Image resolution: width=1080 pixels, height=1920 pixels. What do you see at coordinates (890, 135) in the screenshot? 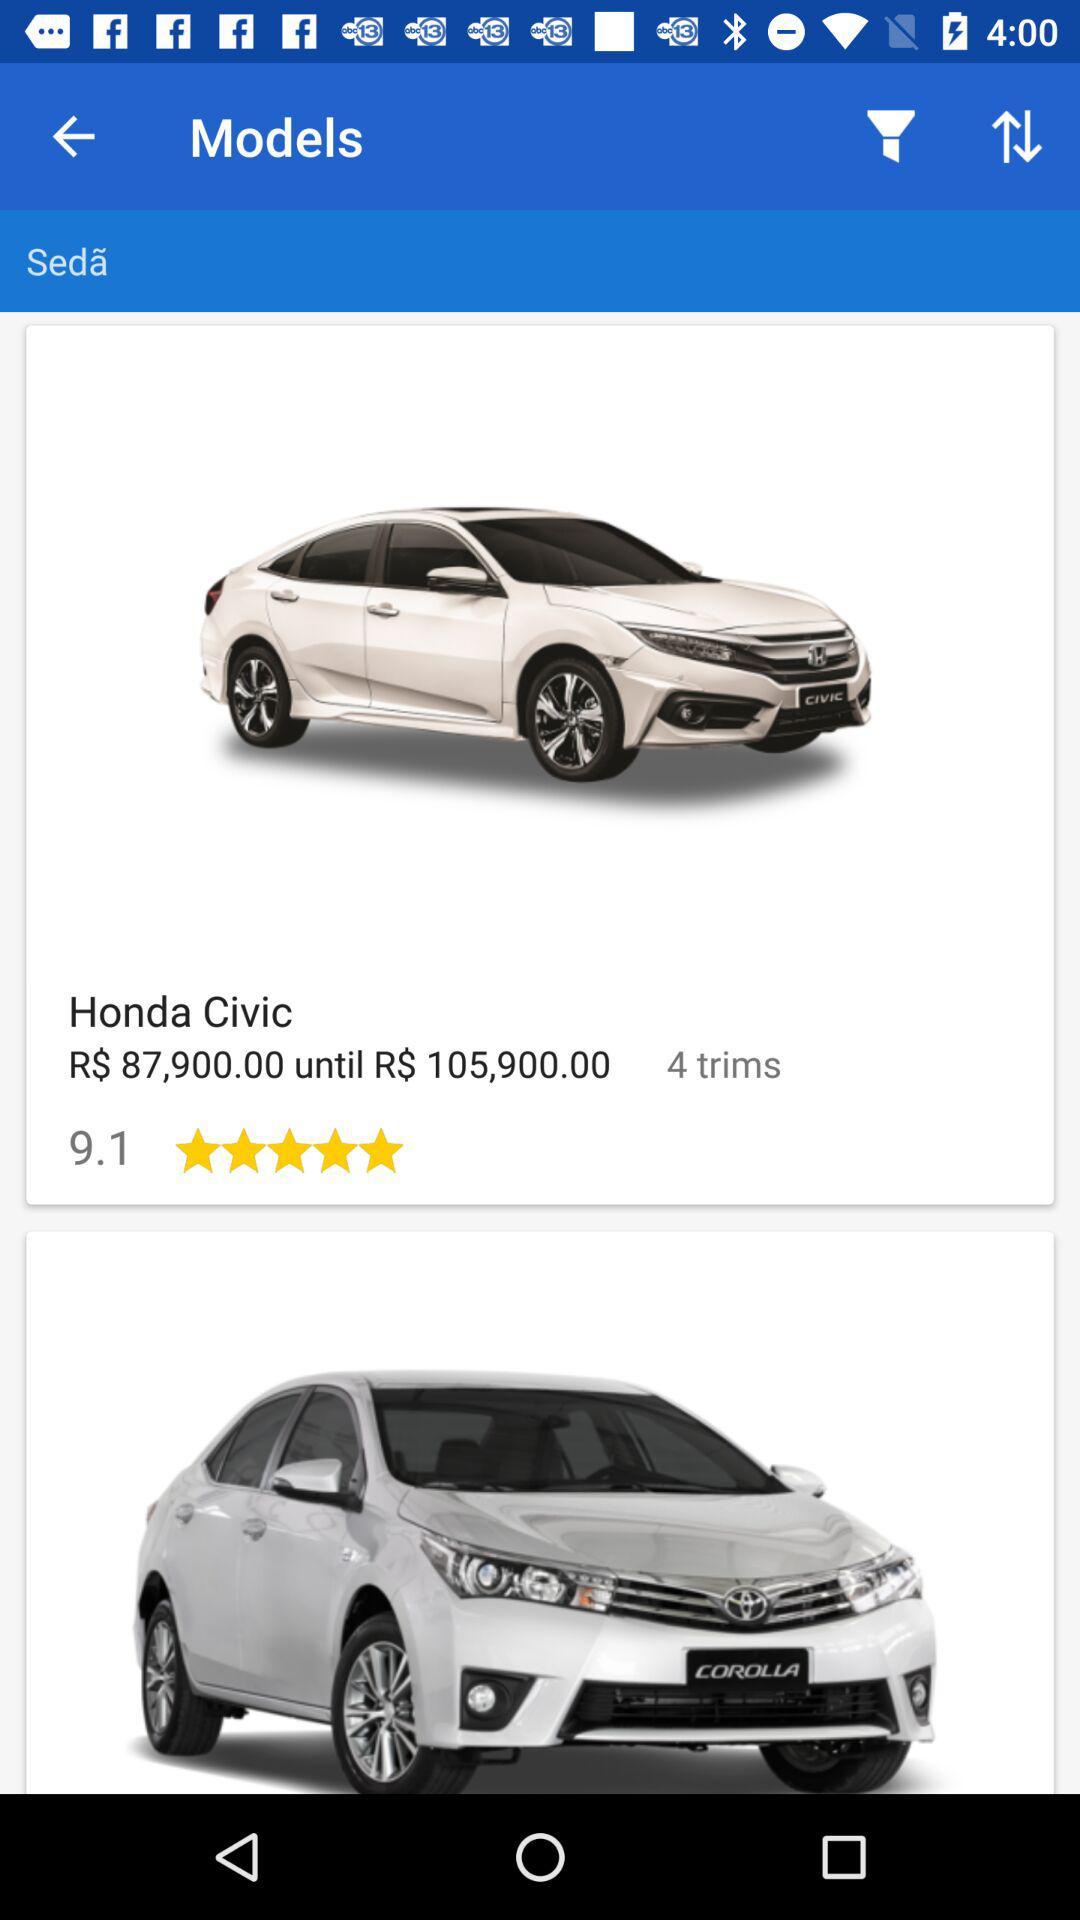
I see `icon next to the models item` at bounding box center [890, 135].